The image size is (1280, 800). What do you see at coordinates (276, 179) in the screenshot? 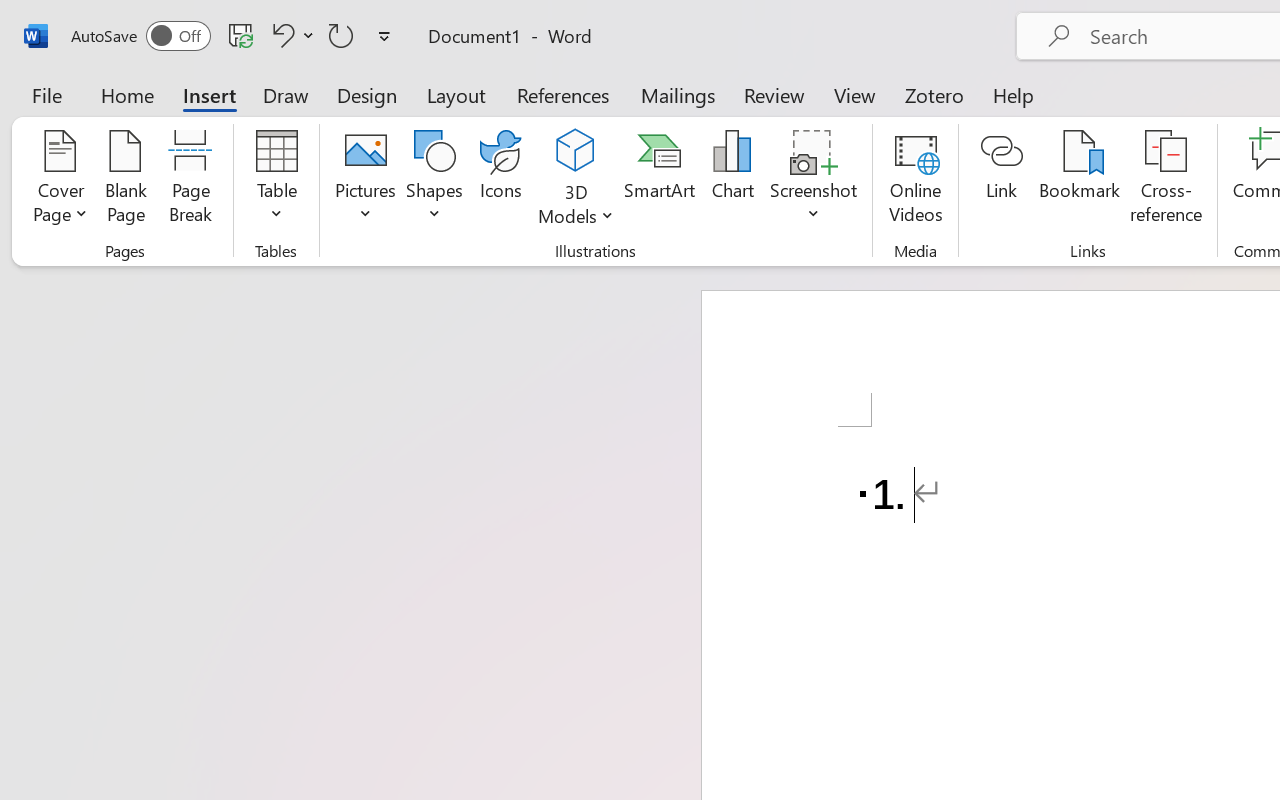
I see `'Table'` at bounding box center [276, 179].